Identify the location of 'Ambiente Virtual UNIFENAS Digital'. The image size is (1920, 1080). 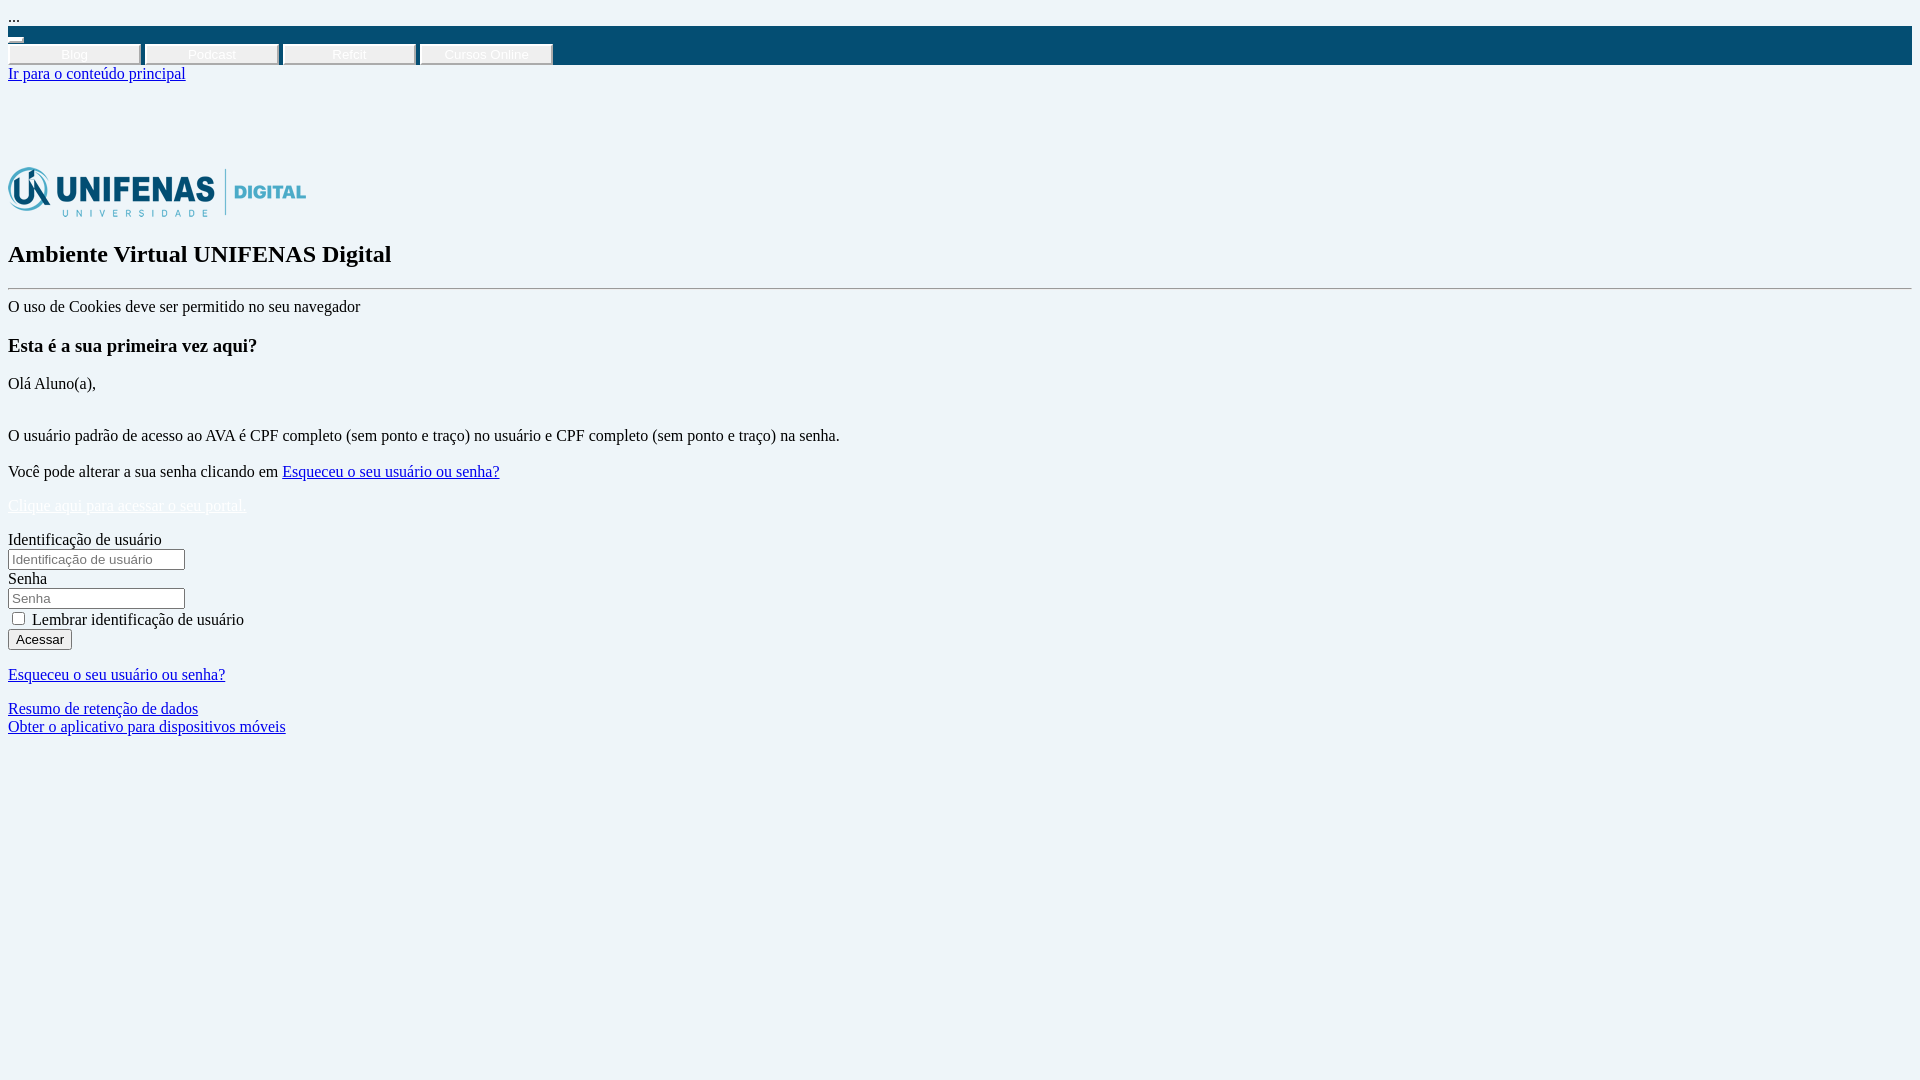
(156, 192).